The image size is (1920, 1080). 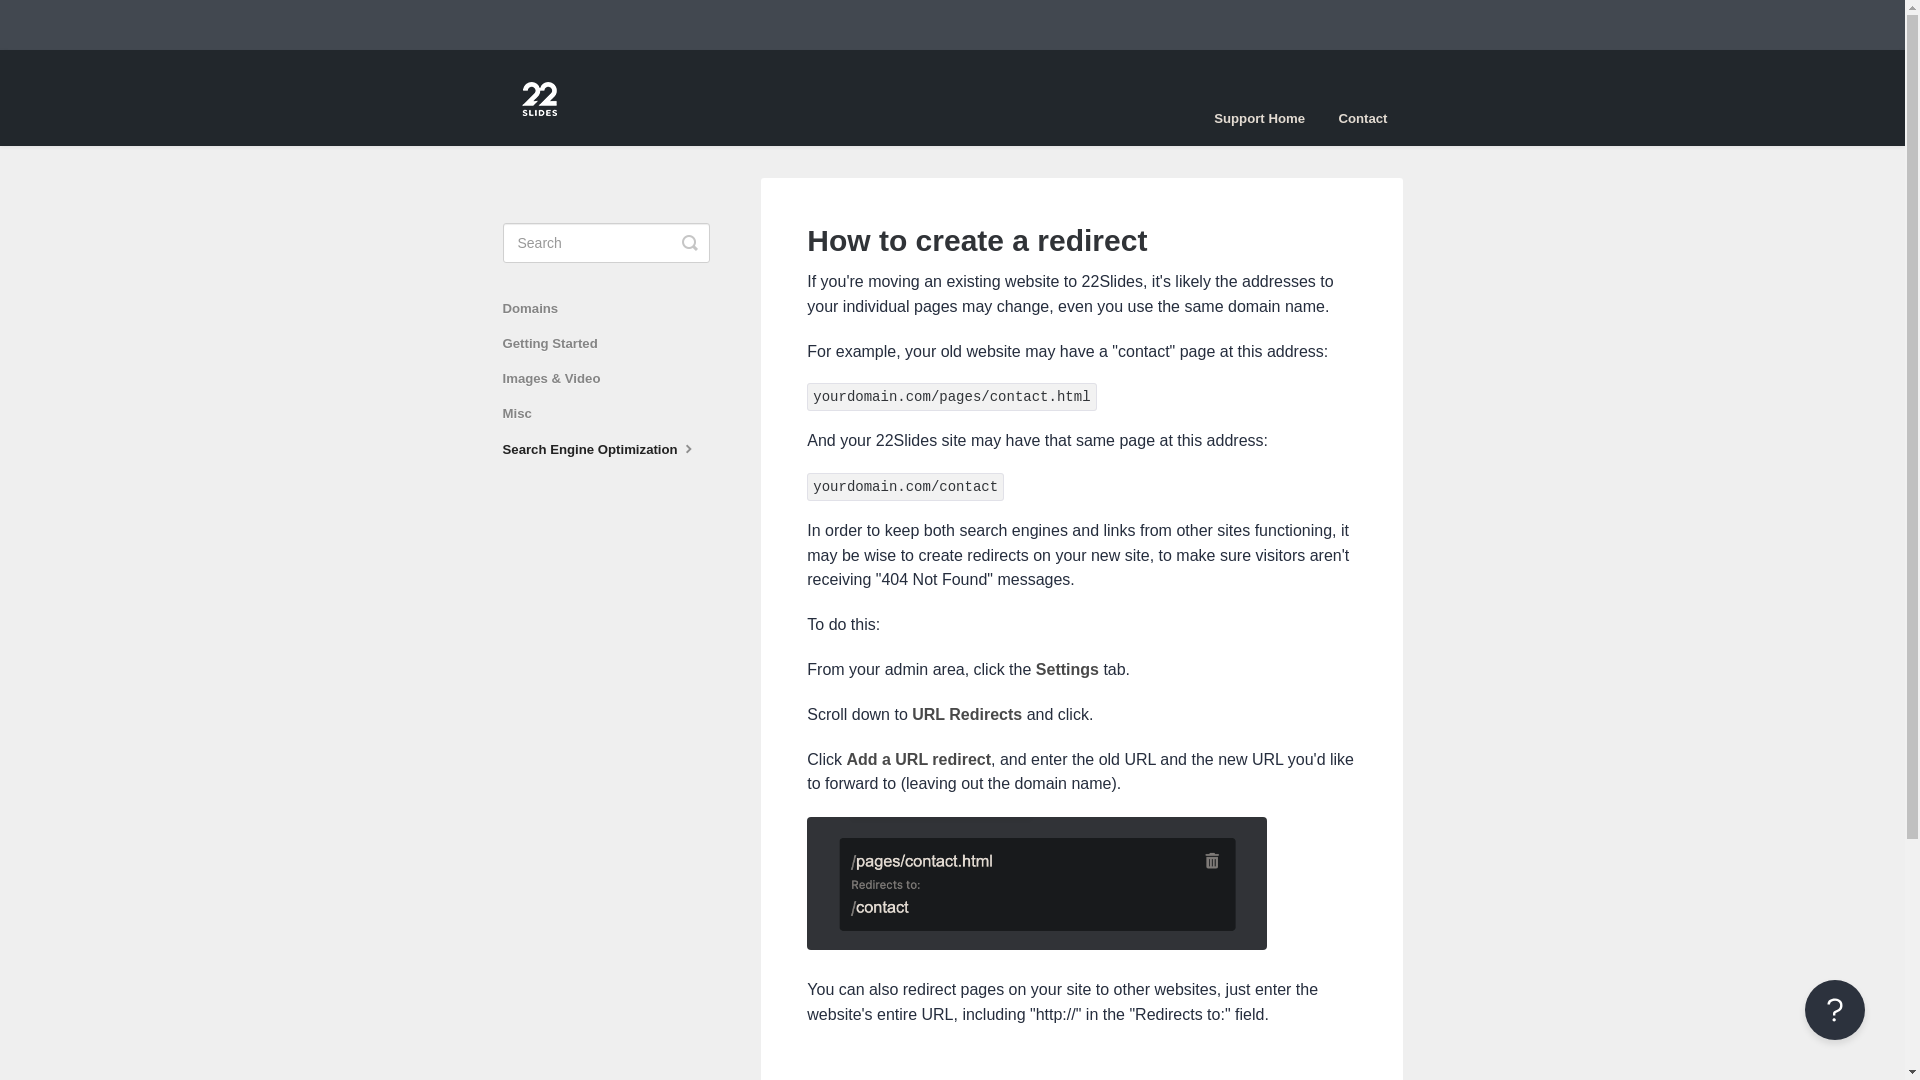 I want to click on 'Search Engine Optimization', so click(x=607, y=448).